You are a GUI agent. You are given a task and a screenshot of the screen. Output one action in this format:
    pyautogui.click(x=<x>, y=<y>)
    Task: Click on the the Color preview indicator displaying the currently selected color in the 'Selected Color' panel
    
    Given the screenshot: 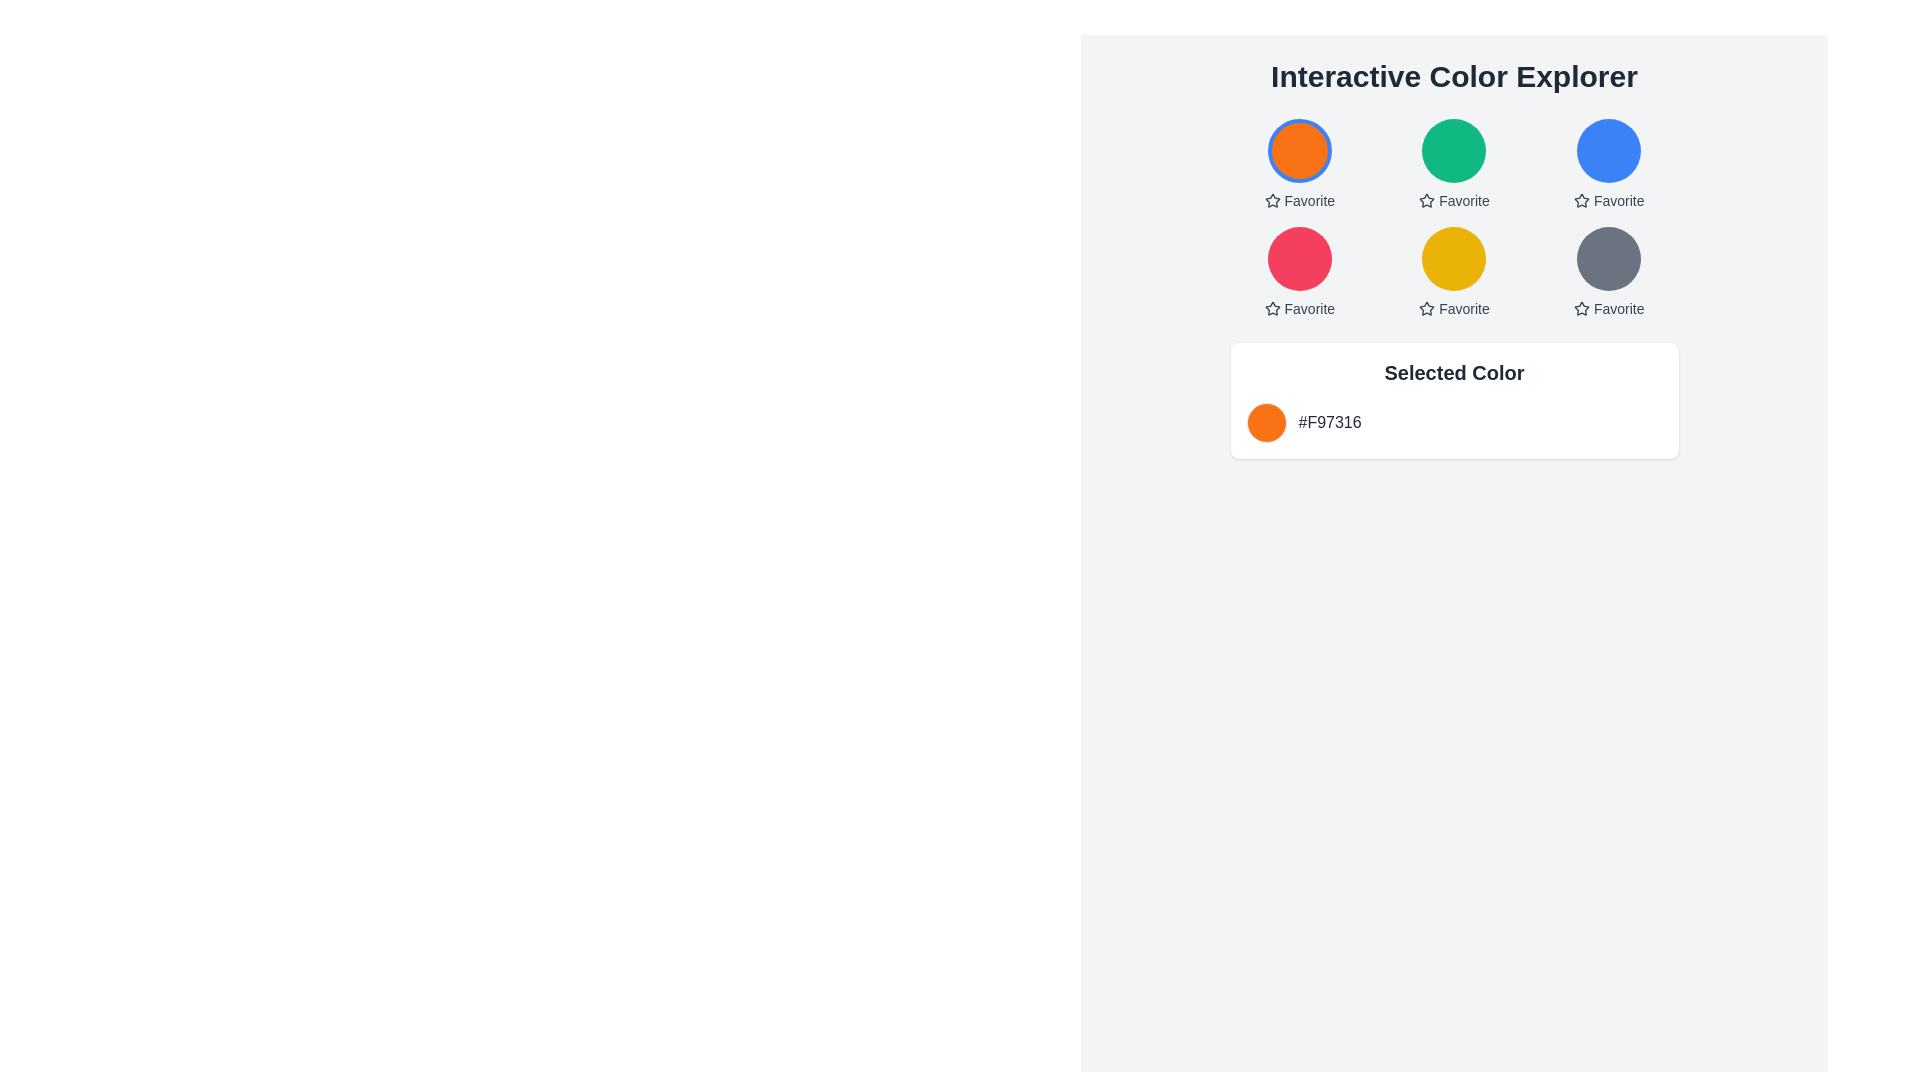 What is the action you would take?
    pyautogui.click(x=1454, y=422)
    